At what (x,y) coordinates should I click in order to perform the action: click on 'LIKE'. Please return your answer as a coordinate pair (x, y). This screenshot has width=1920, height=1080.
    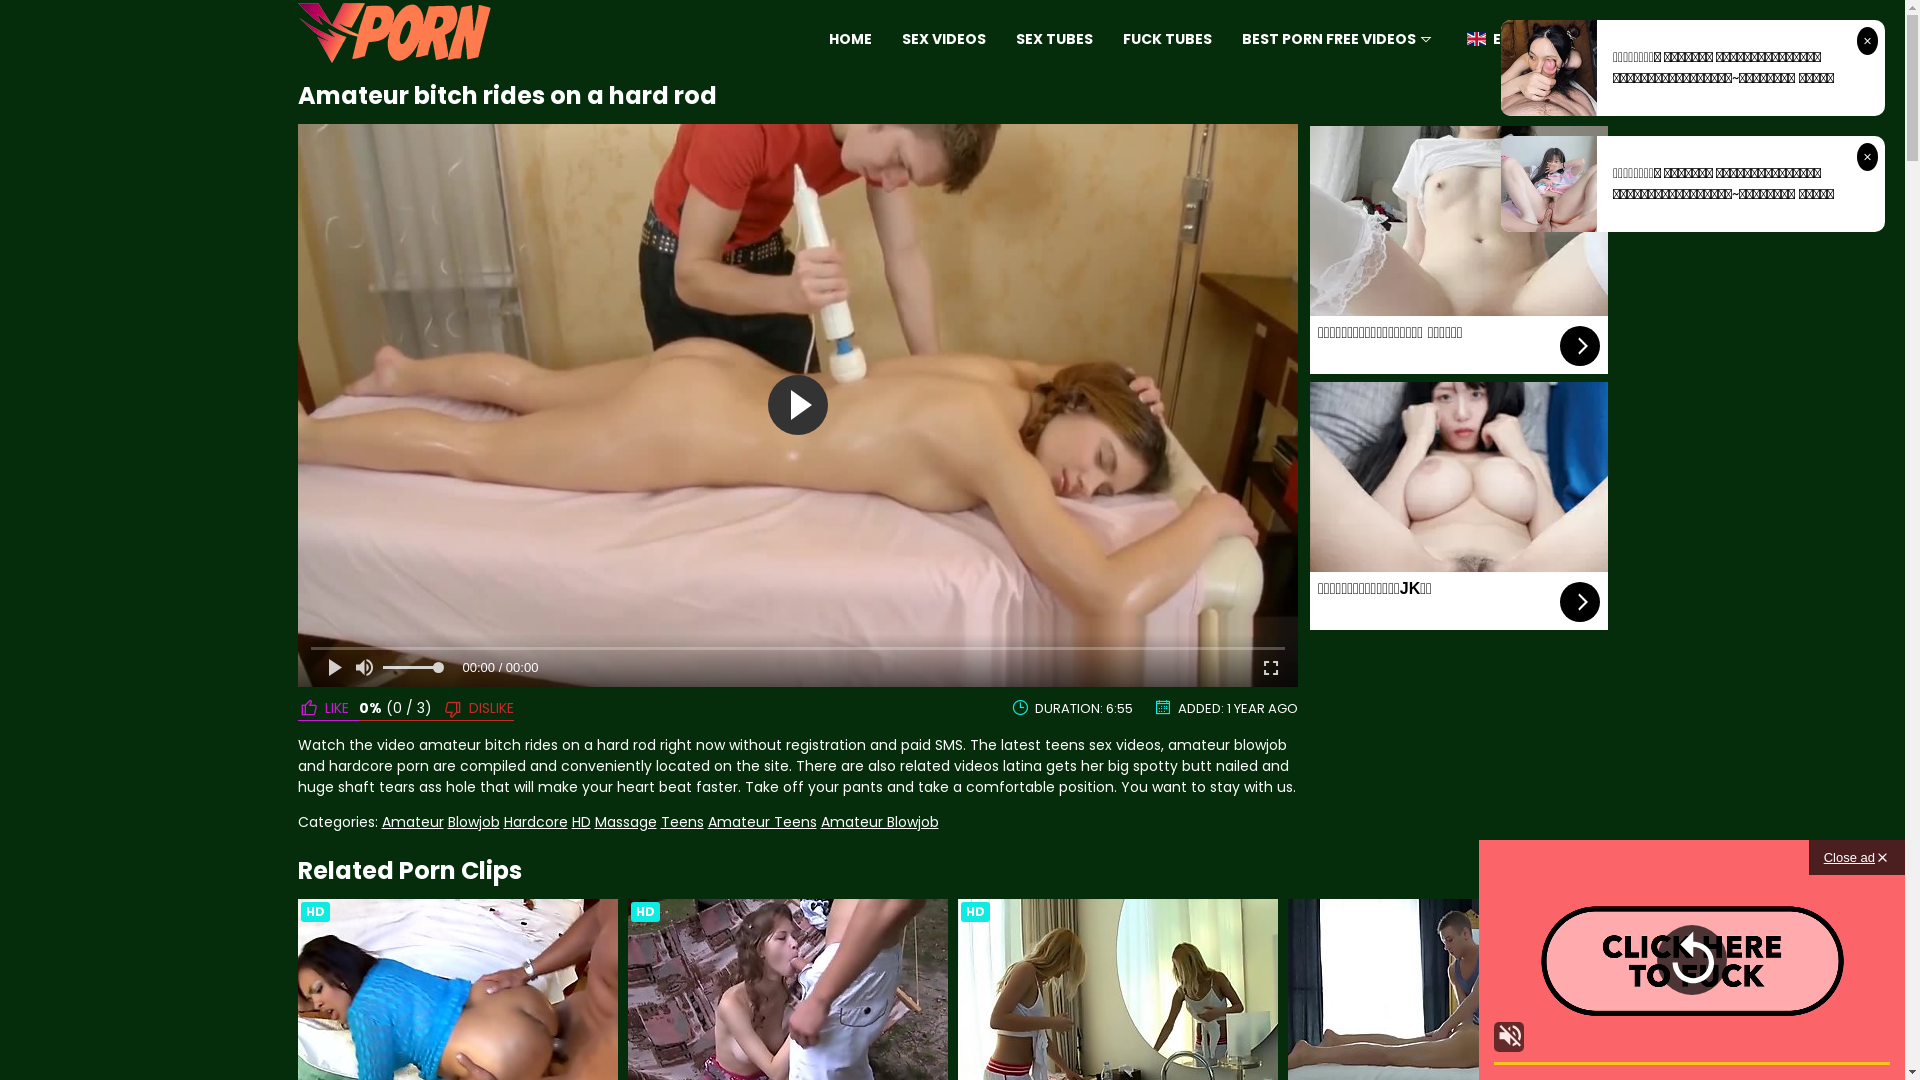
    Looking at the image, I should click on (328, 707).